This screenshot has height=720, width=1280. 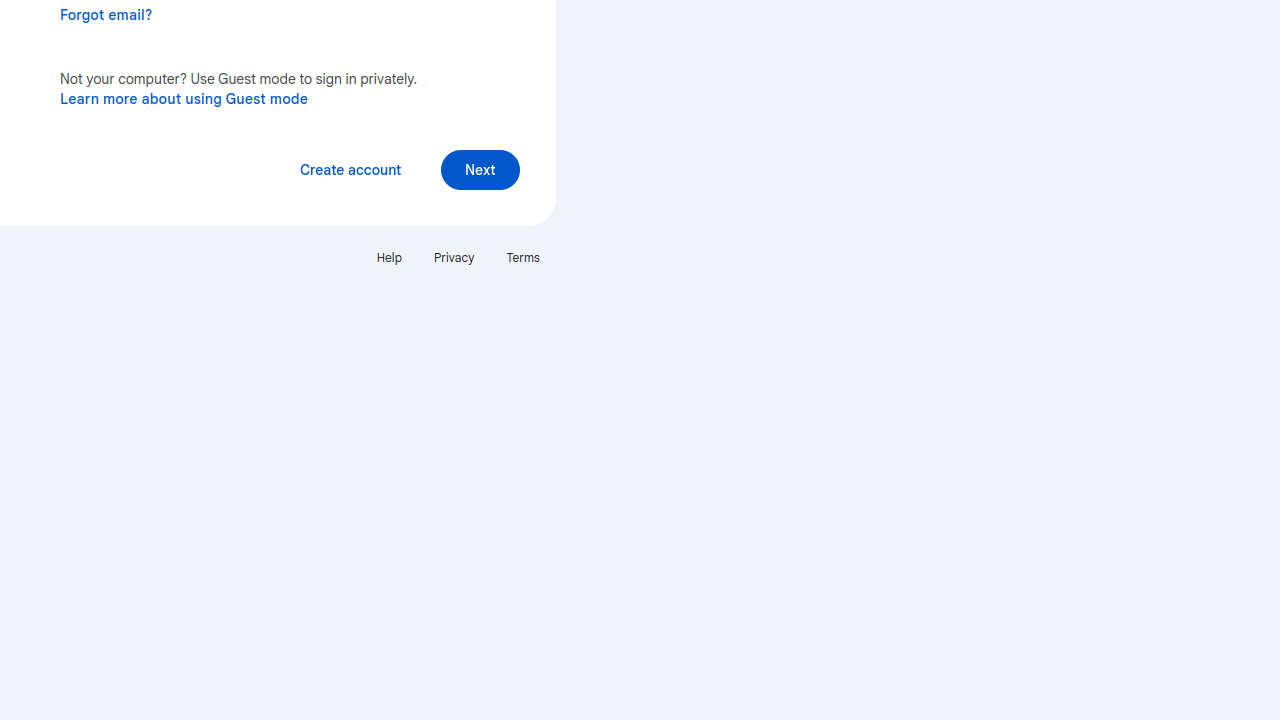 What do you see at coordinates (184, 99) in the screenshot?
I see `'Learn more about using Guest mode'` at bounding box center [184, 99].